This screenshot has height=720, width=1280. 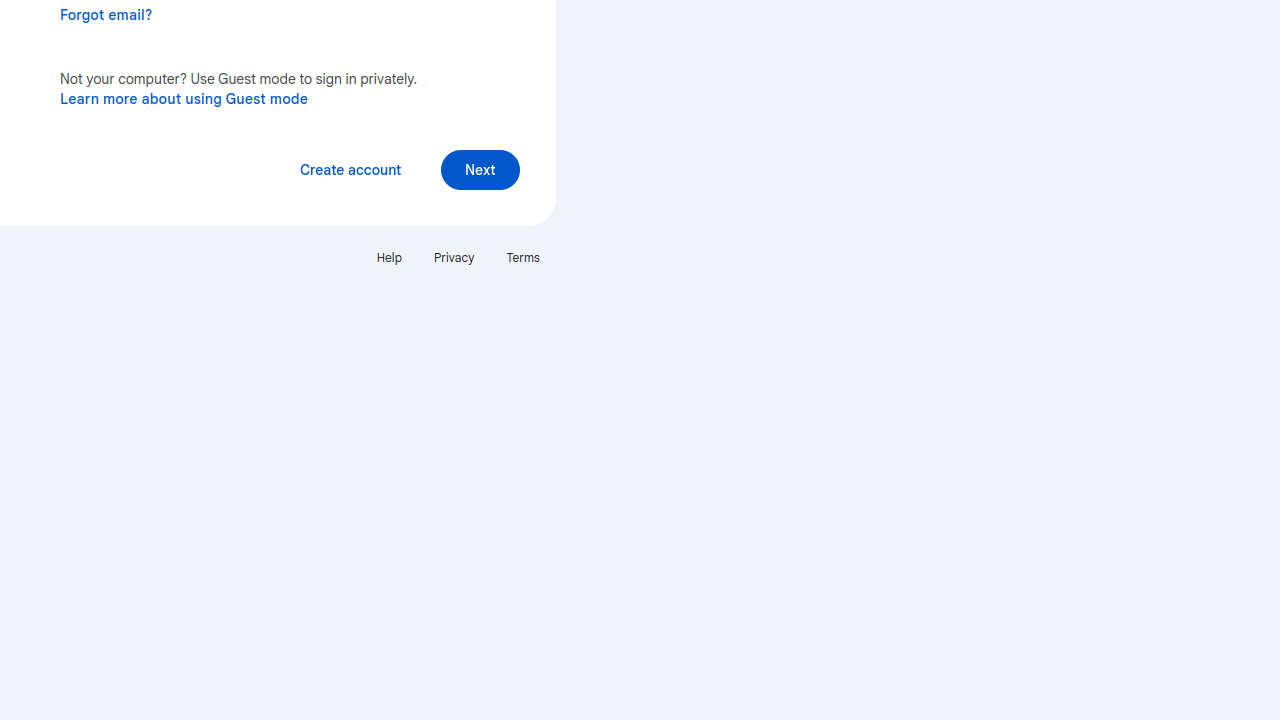 What do you see at coordinates (184, 99) in the screenshot?
I see `'Learn more about using Guest mode'` at bounding box center [184, 99].